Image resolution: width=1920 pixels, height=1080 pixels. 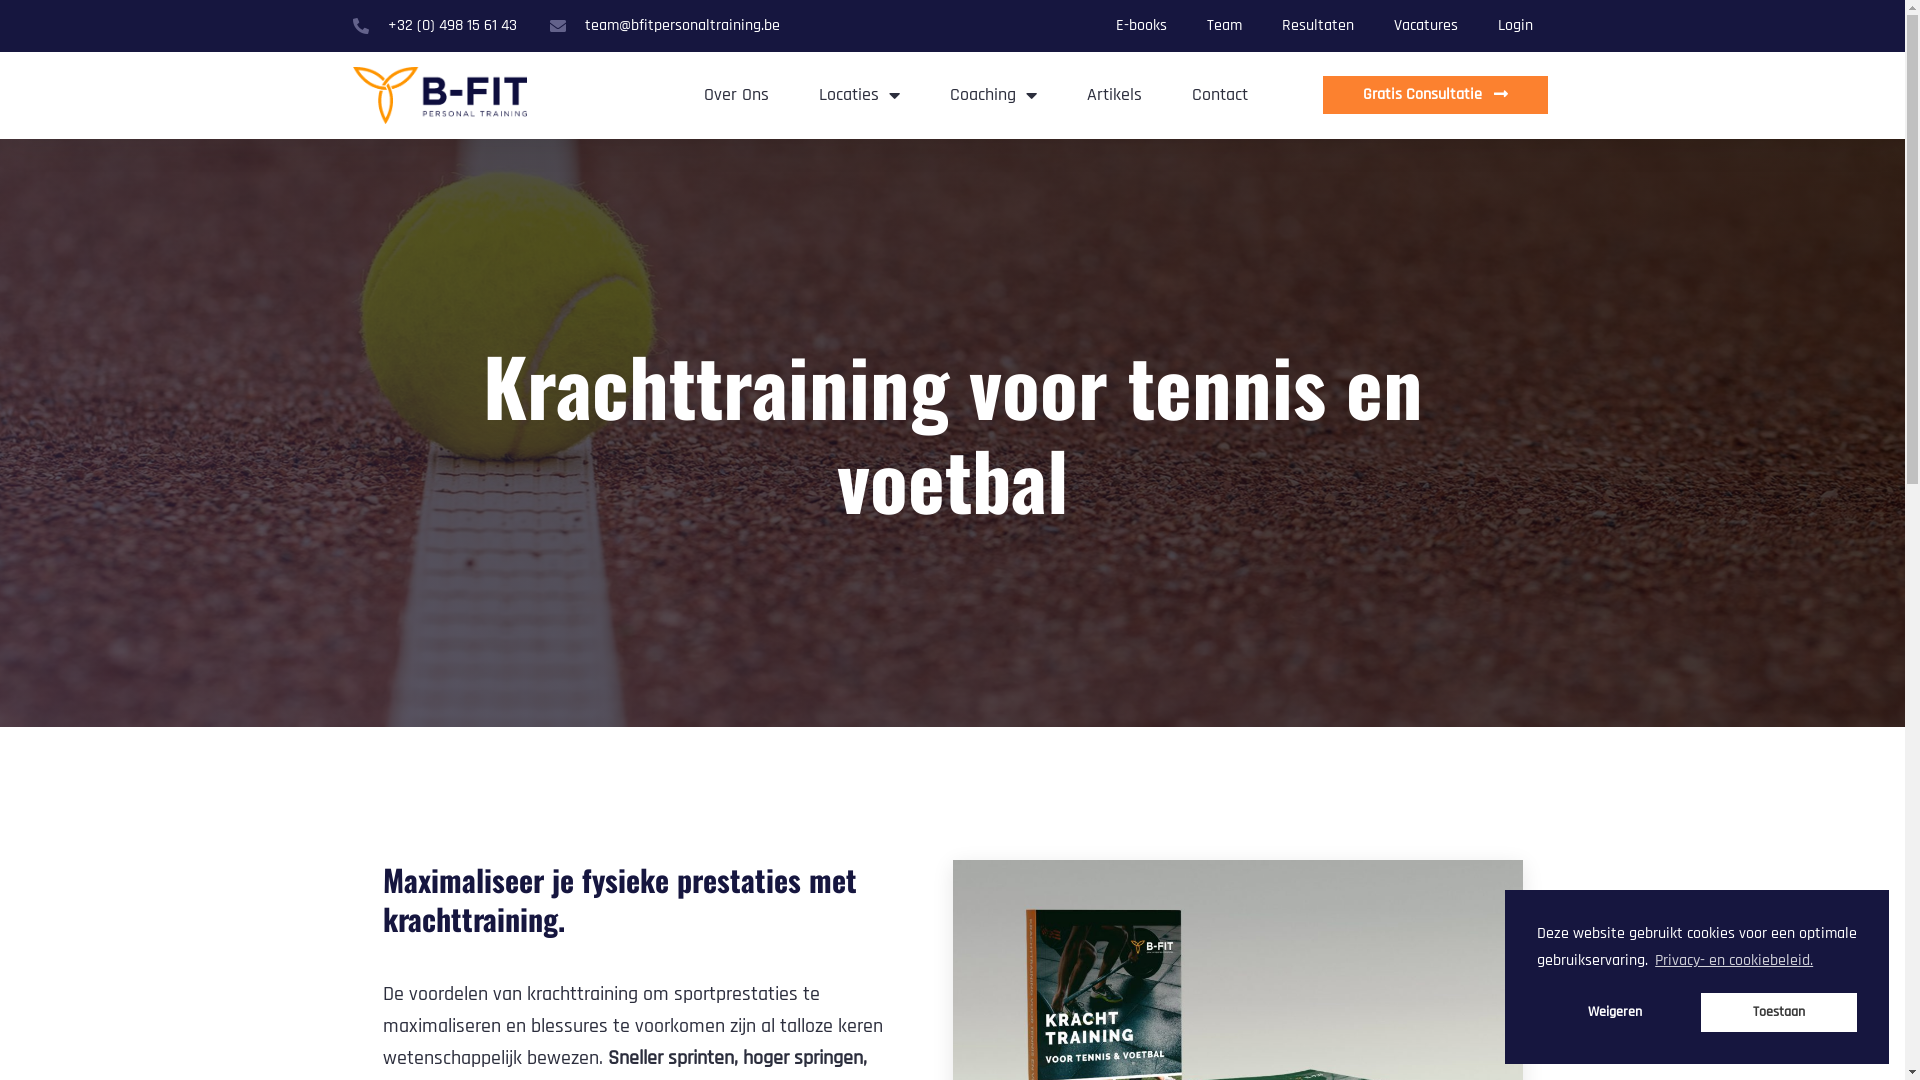 What do you see at coordinates (665, 26) in the screenshot?
I see `'team@bfitpersonaltraining.be'` at bounding box center [665, 26].